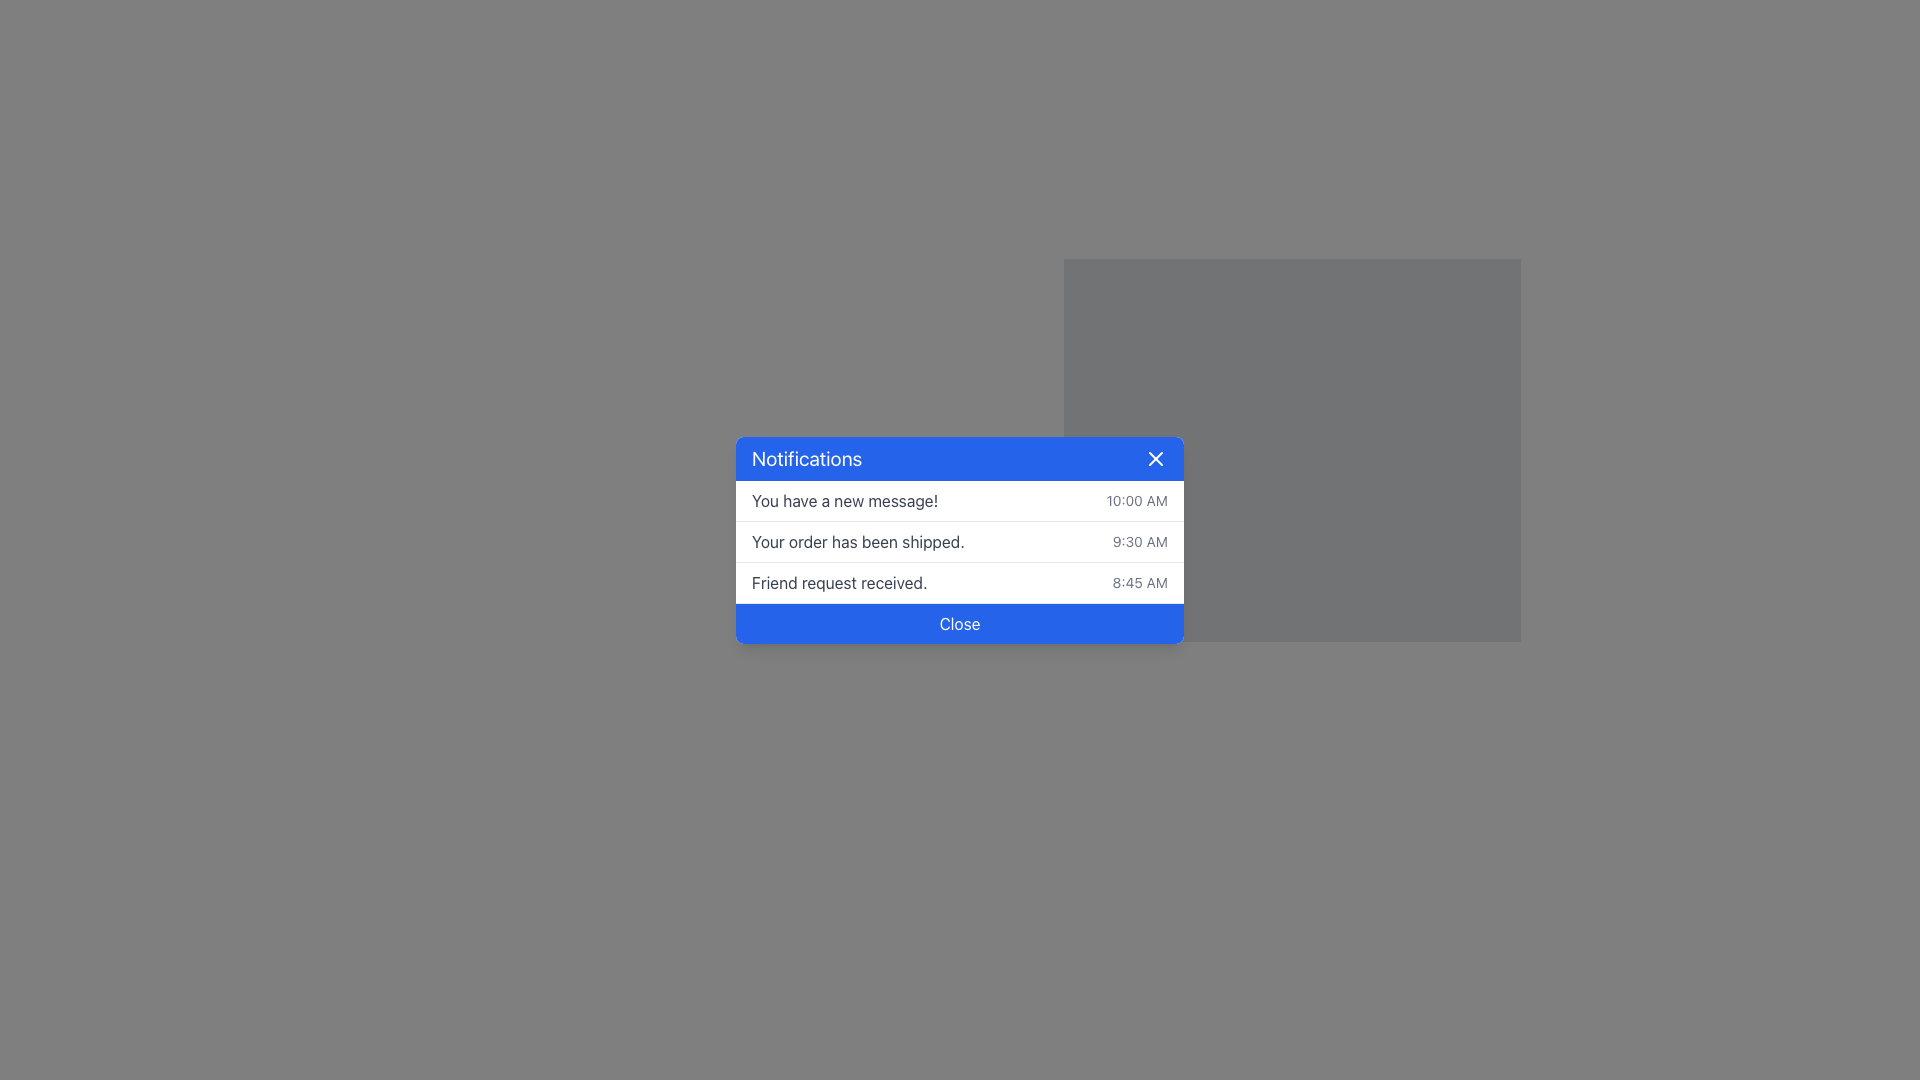 The image size is (1920, 1080). What do you see at coordinates (839, 582) in the screenshot?
I see `the text label that reads 'Friend request received.' located in the third row of the notification panel` at bounding box center [839, 582].